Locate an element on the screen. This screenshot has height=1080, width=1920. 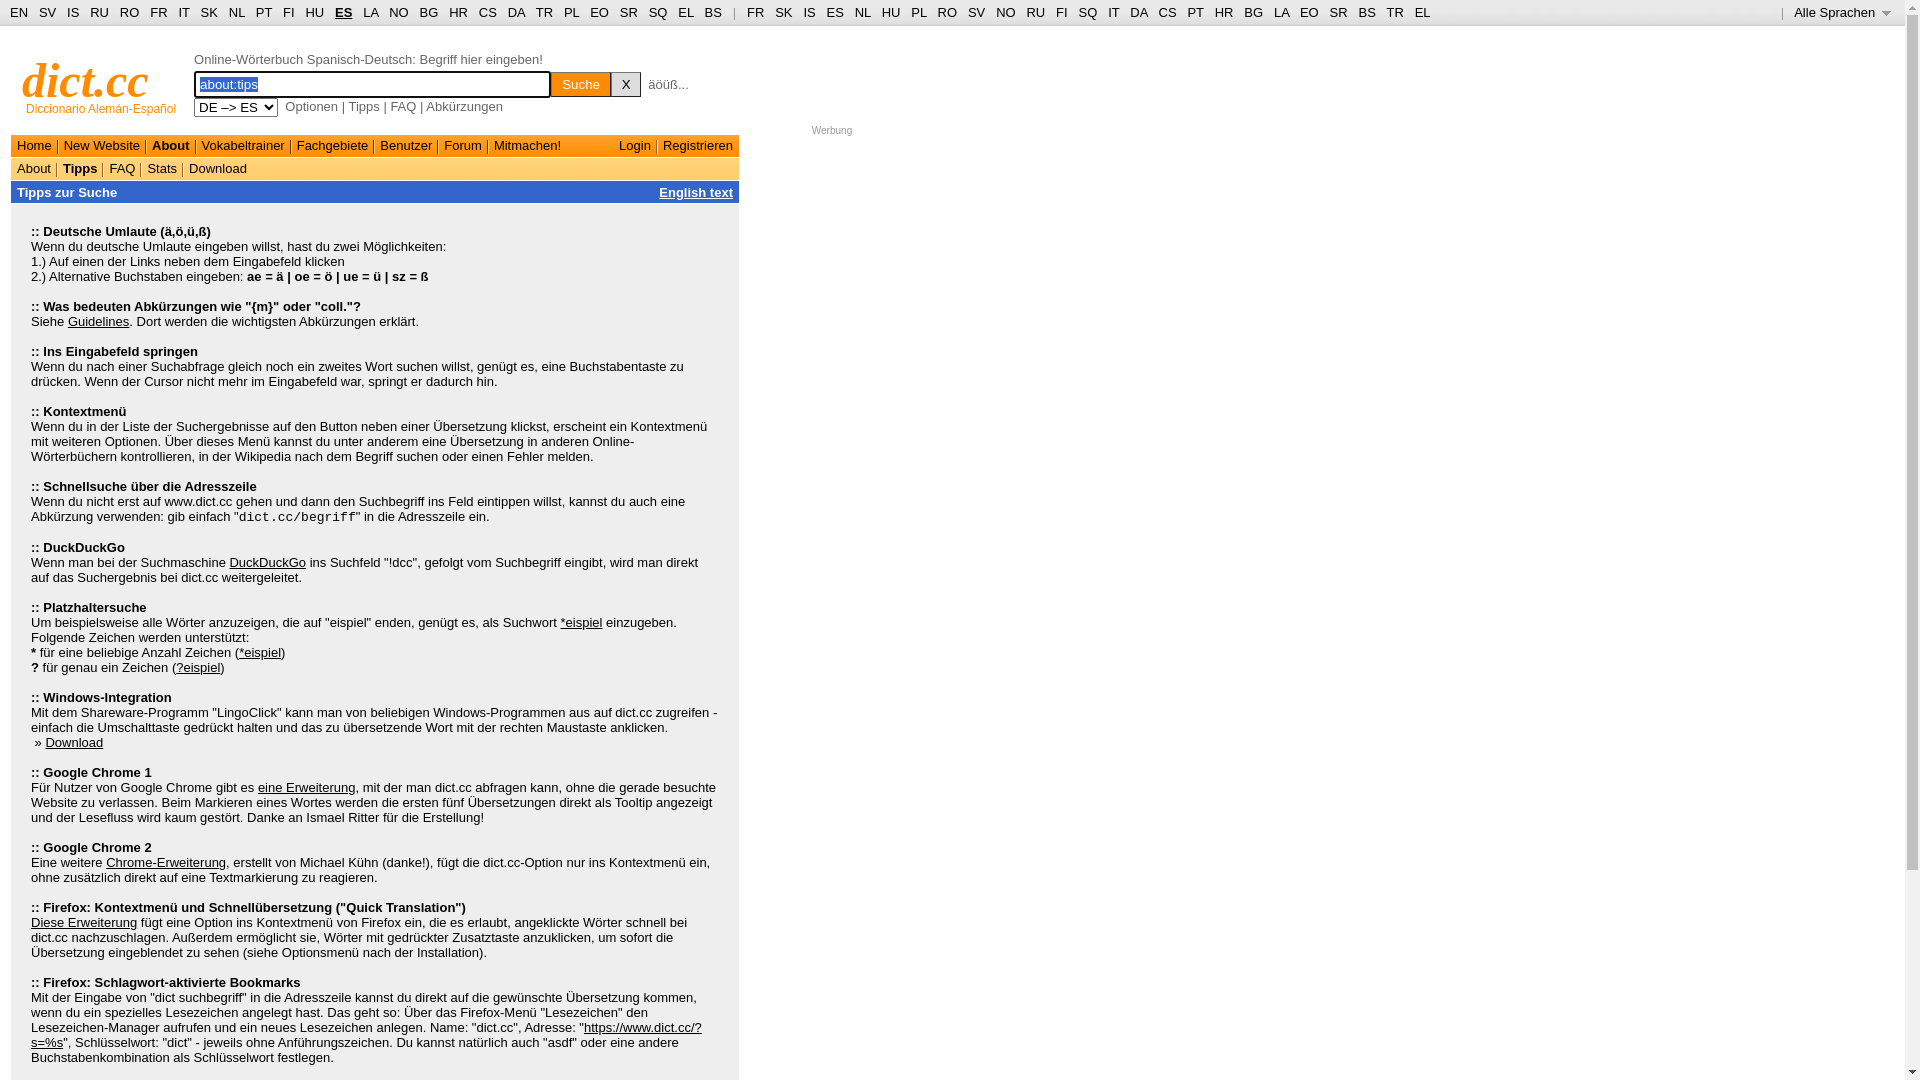
'Registrieren' is located at coordinates (662, 144).